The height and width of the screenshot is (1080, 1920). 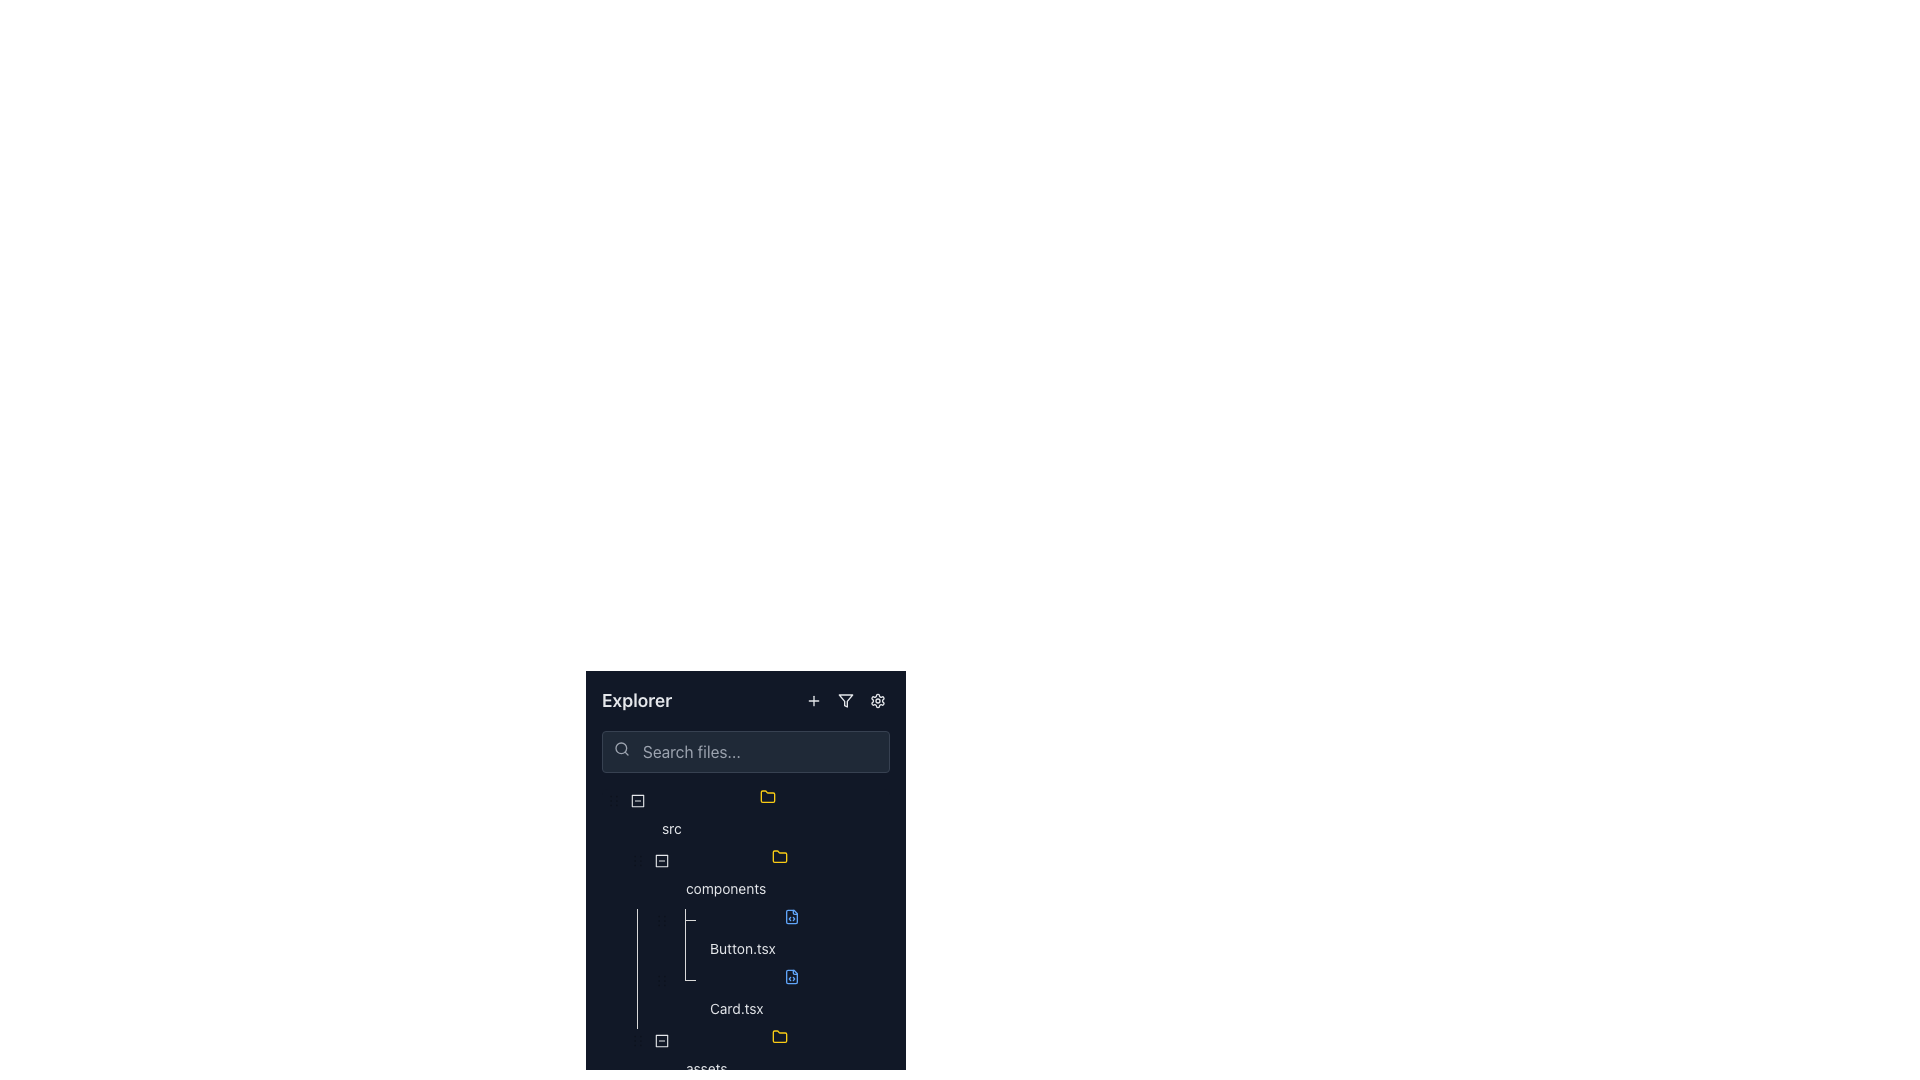 I want to click on the small button with a plus symbol ('+') located in the top-right corner of the 'Explorer' panel to change its background color to gray, so click(x=814, y=700).